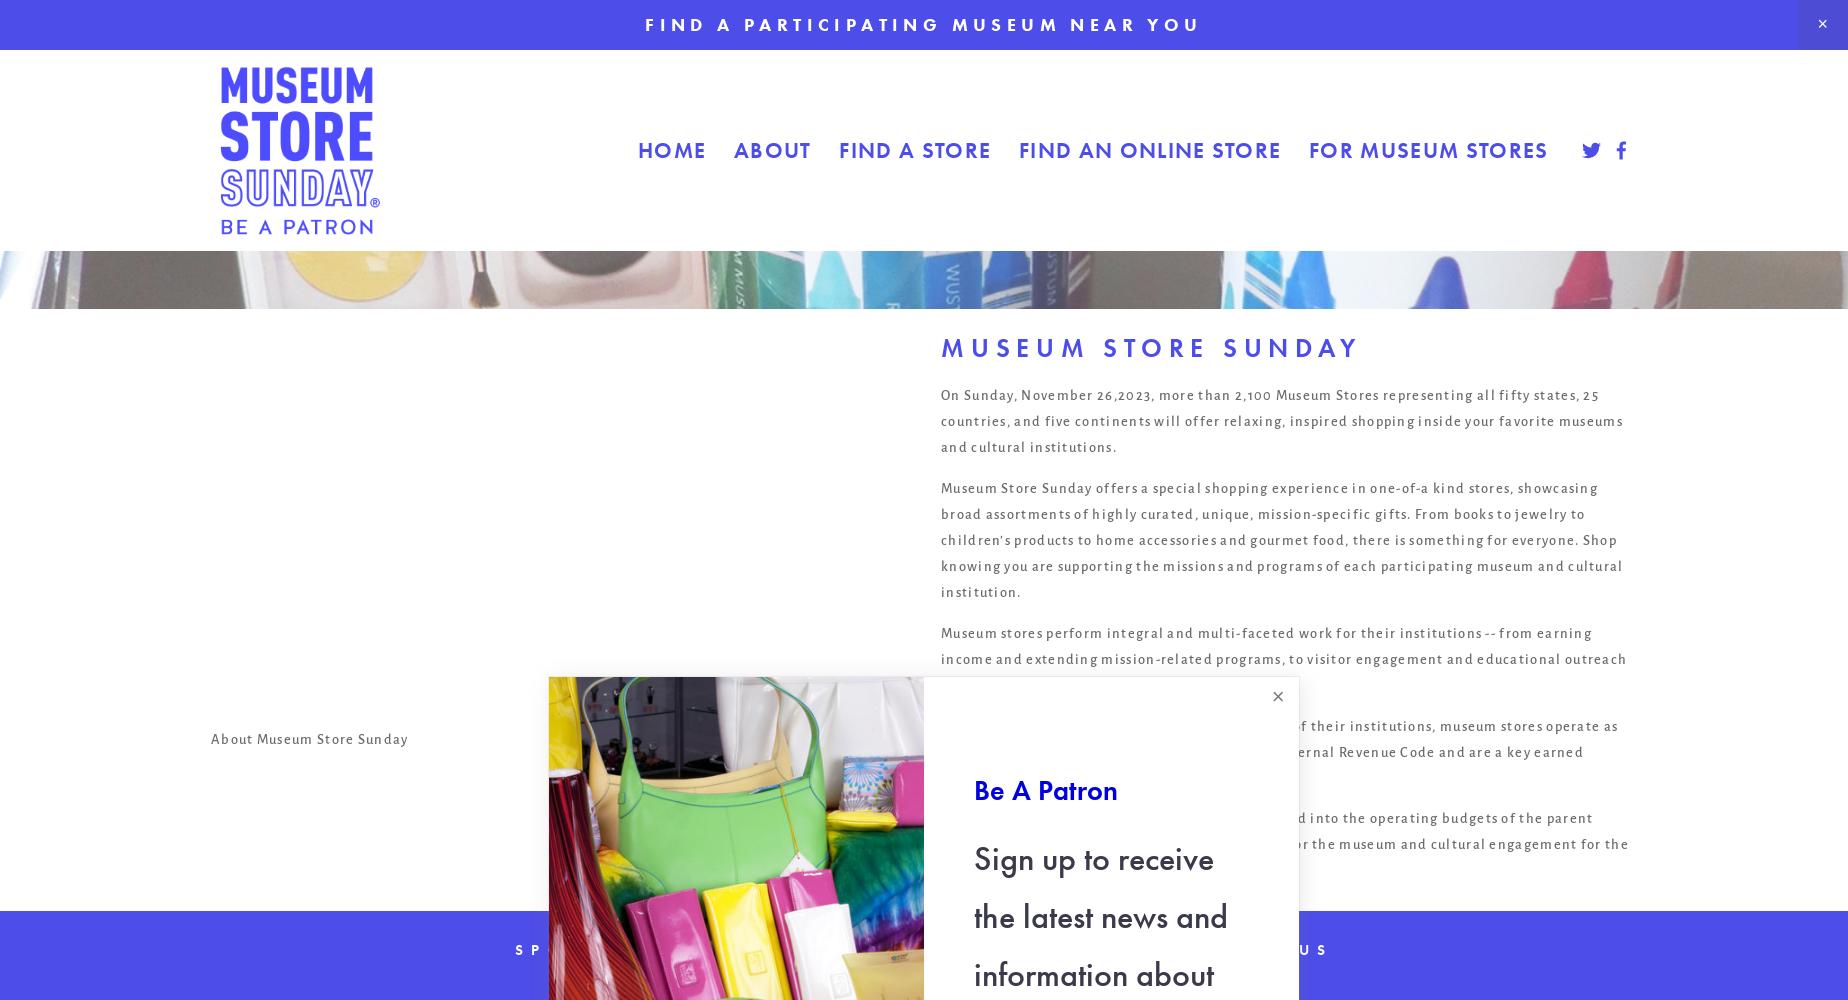  I want to click on 'Museum stores perform integral and multi-faceted work for their institutions -- from earning income and extending mission-related programs, to visitor engagement and educational outreach through store products, programs, and experiences.', so click(941, 658).